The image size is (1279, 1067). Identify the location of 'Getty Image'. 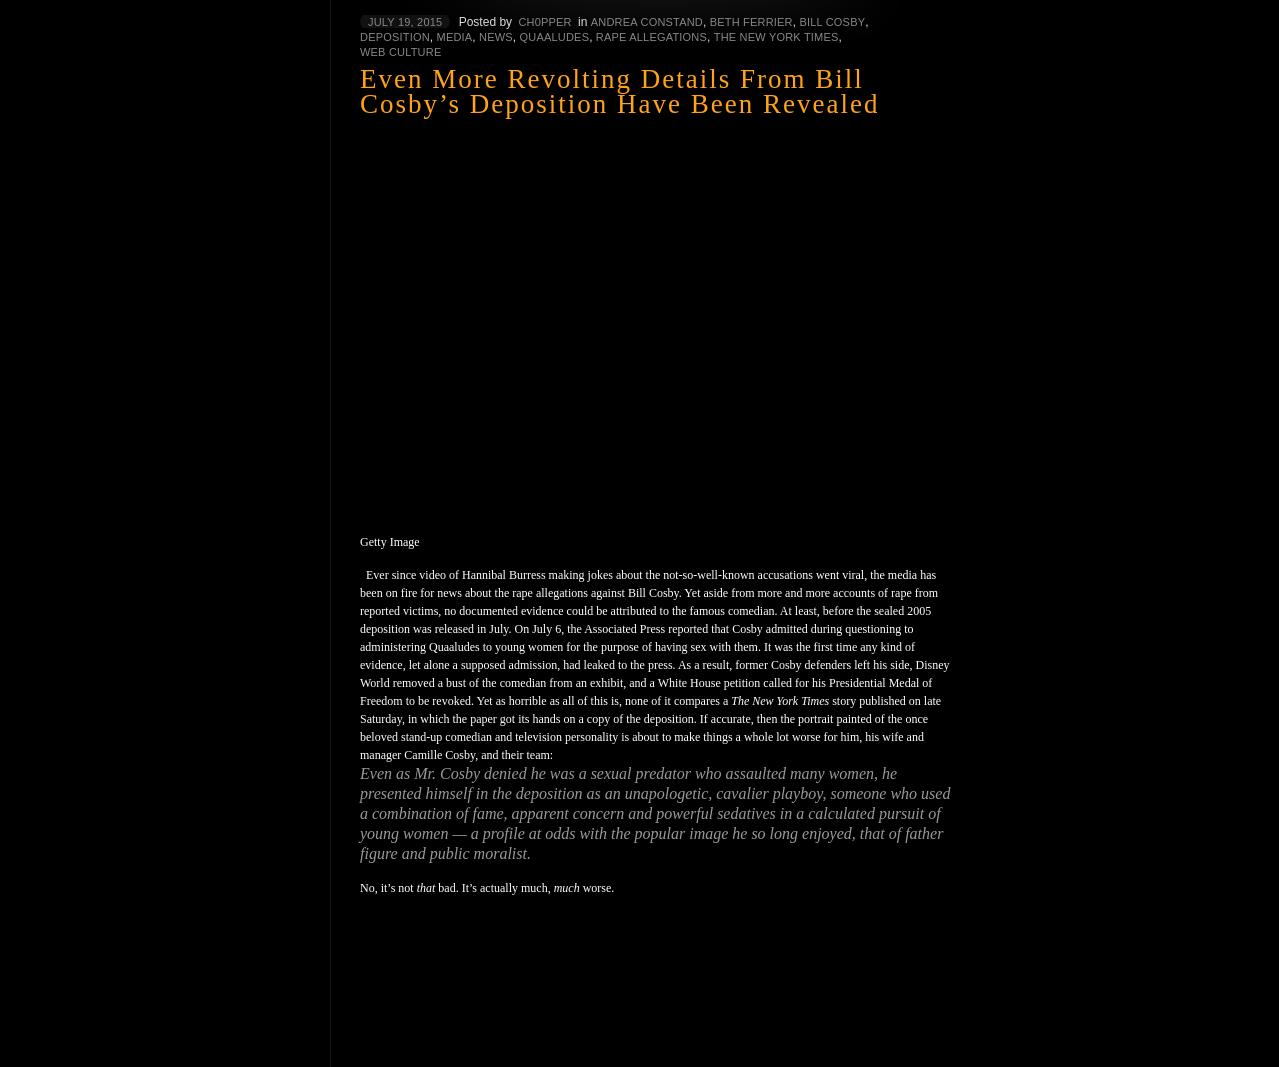
(388, 540).